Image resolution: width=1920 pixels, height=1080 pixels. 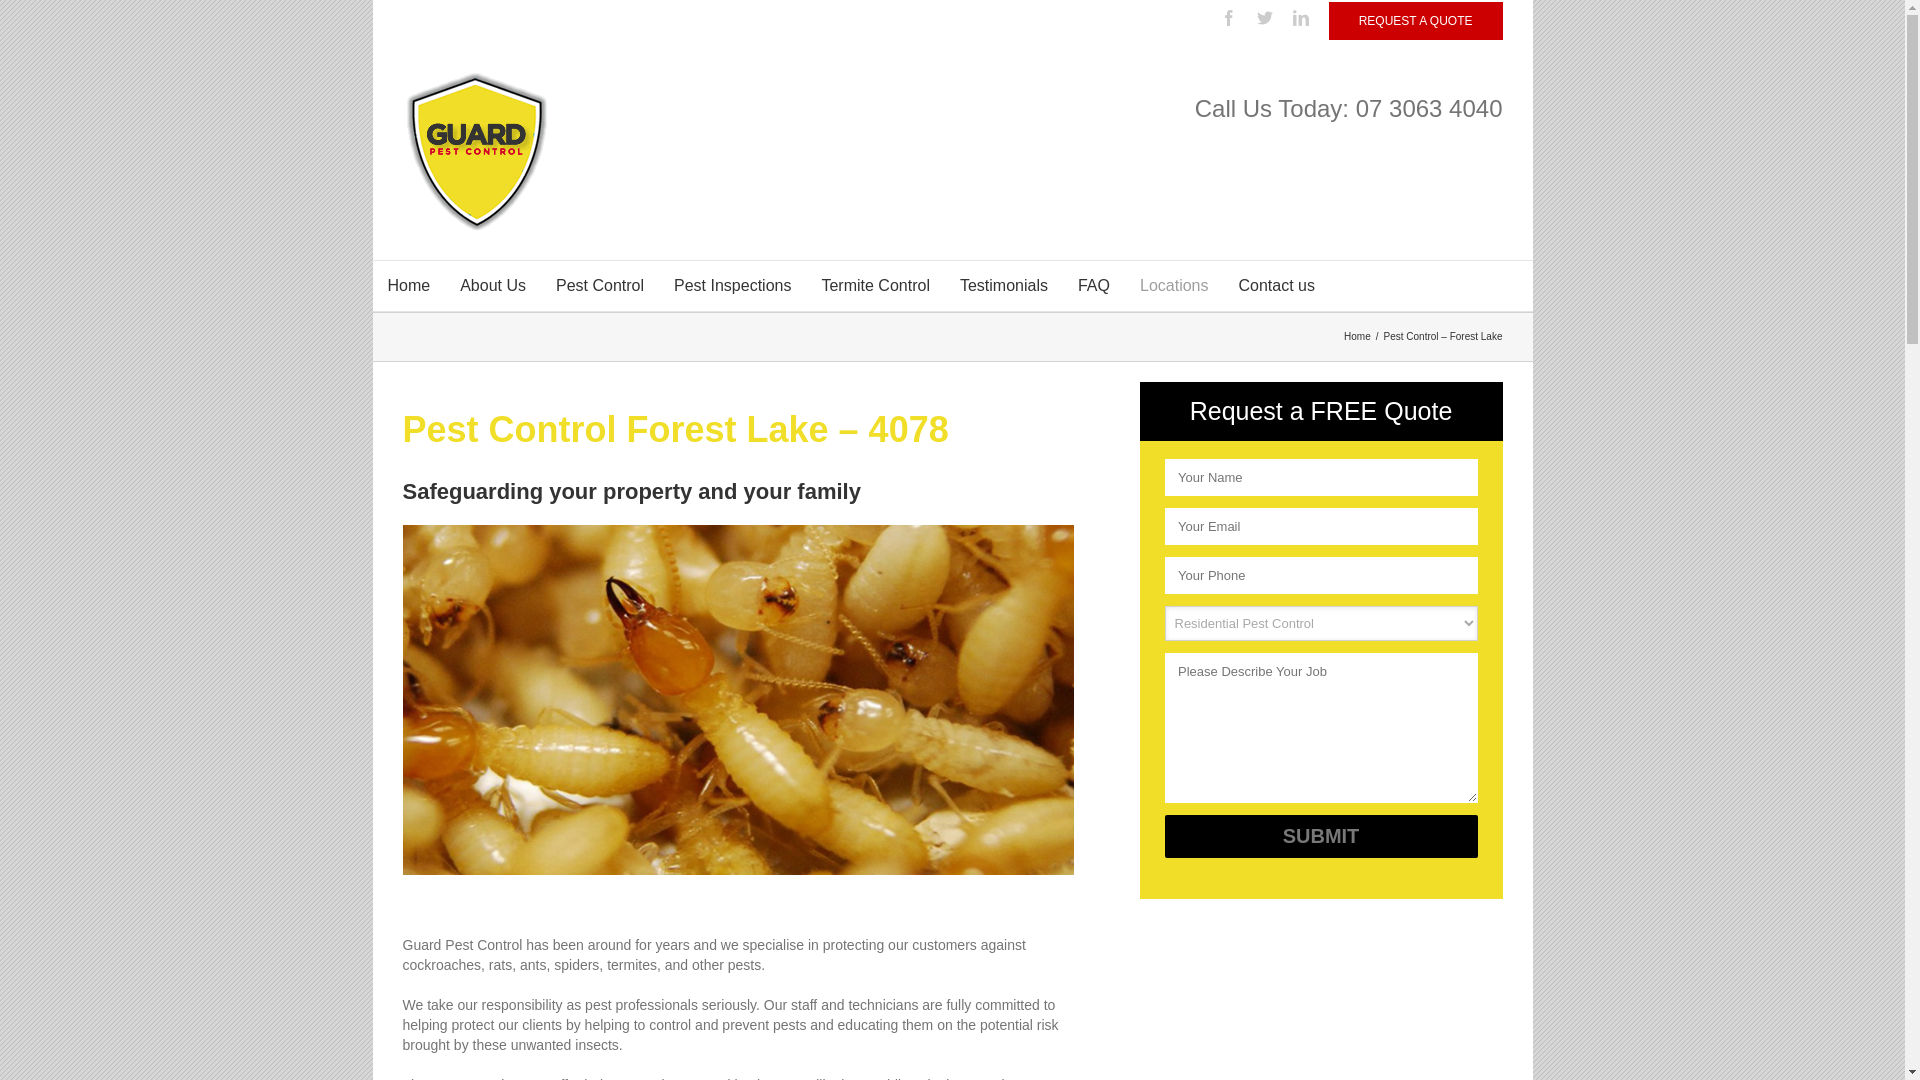 I want to click on 'About Us', so click(x=493, y=285).